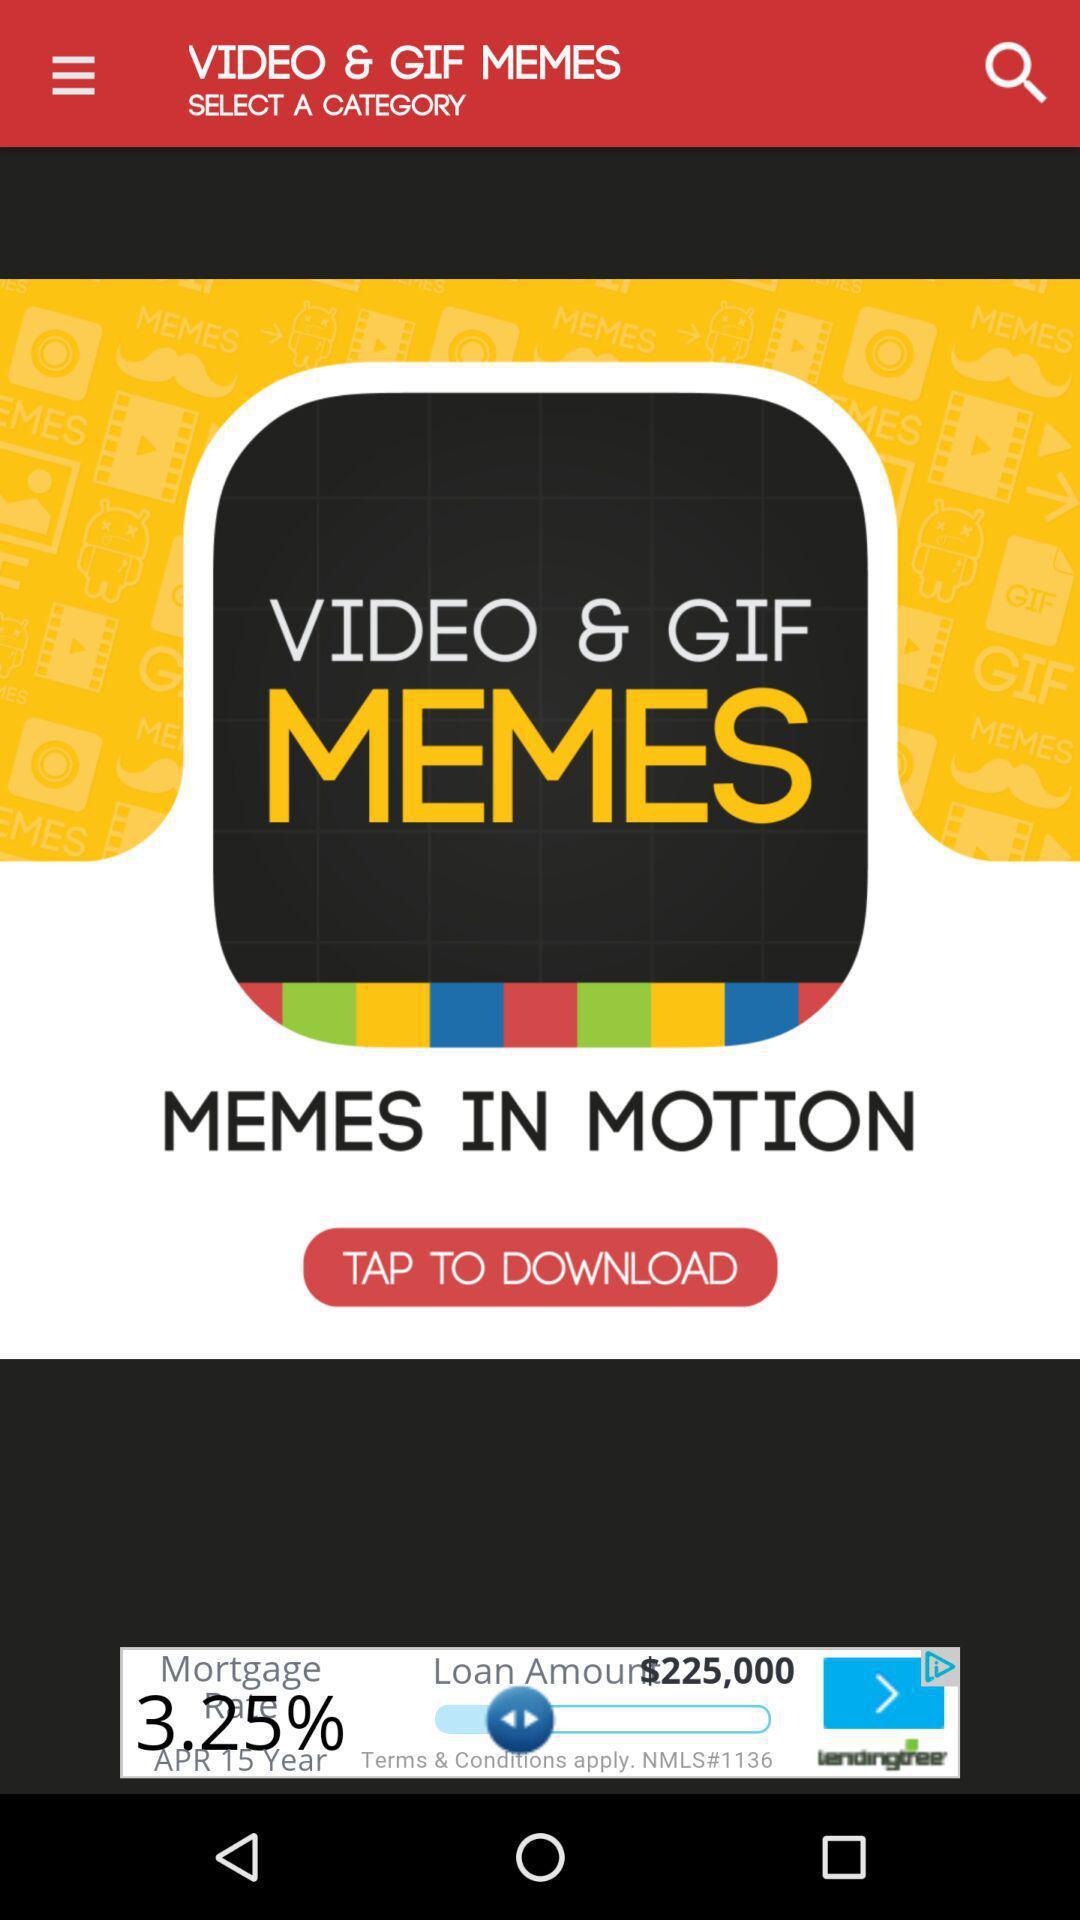  I want to click on tap to download, so click(540, 819).